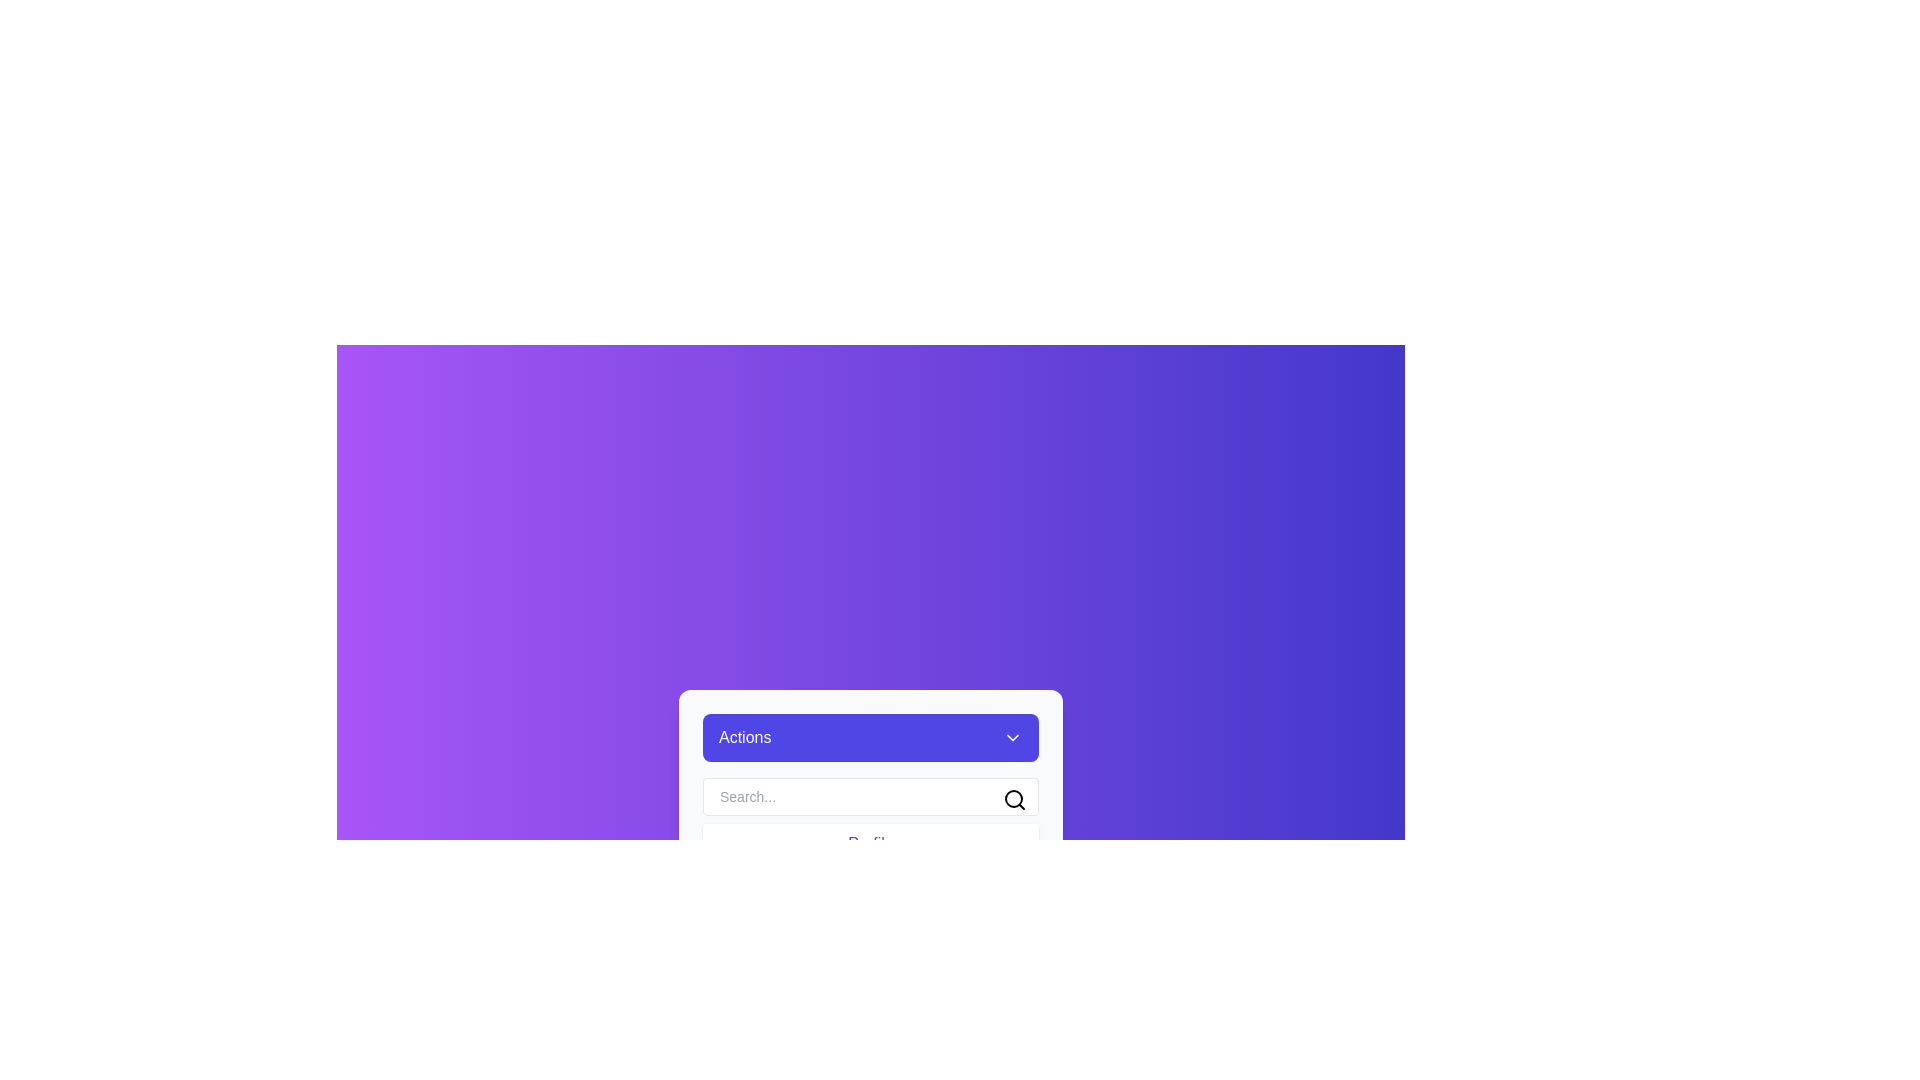 Image resolution: width=1920 pixels, height=1080 pixels. I want to click on the 'Actions' button to toggle the dropdown menu, so click(870, 737).